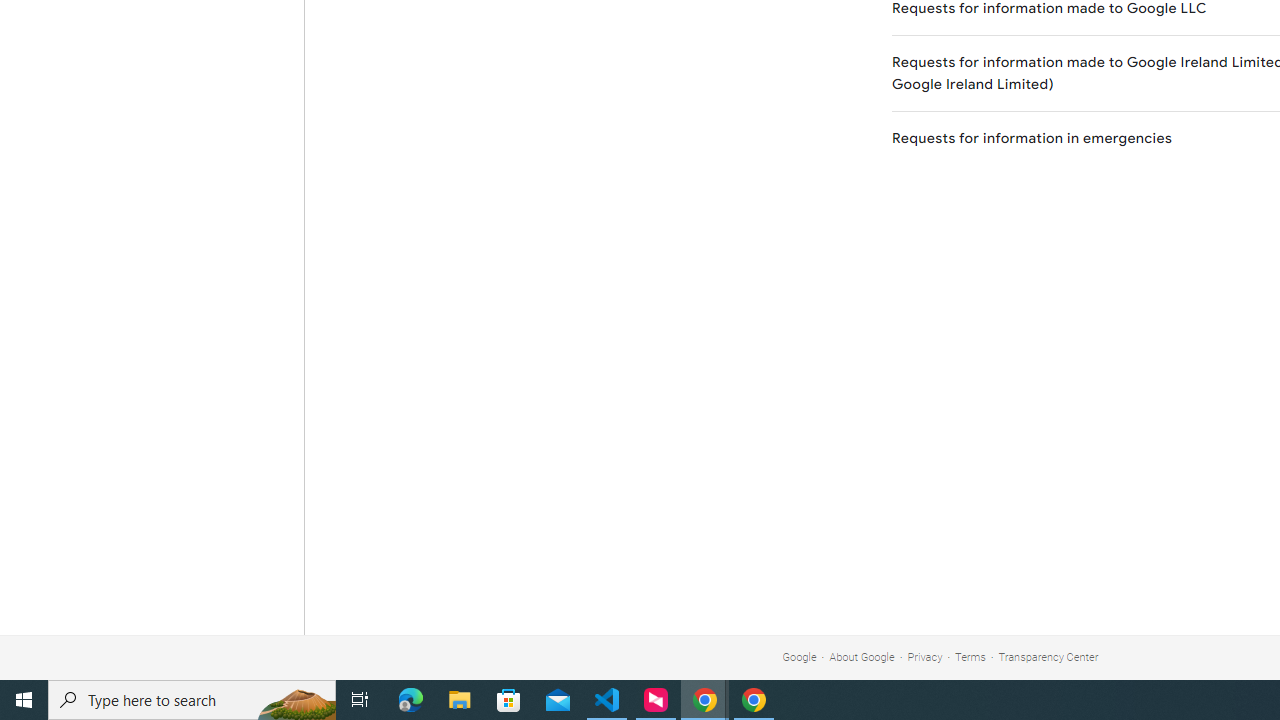 The image size is (1280, 720). I want to click on 'About Google', so click(862, 657).